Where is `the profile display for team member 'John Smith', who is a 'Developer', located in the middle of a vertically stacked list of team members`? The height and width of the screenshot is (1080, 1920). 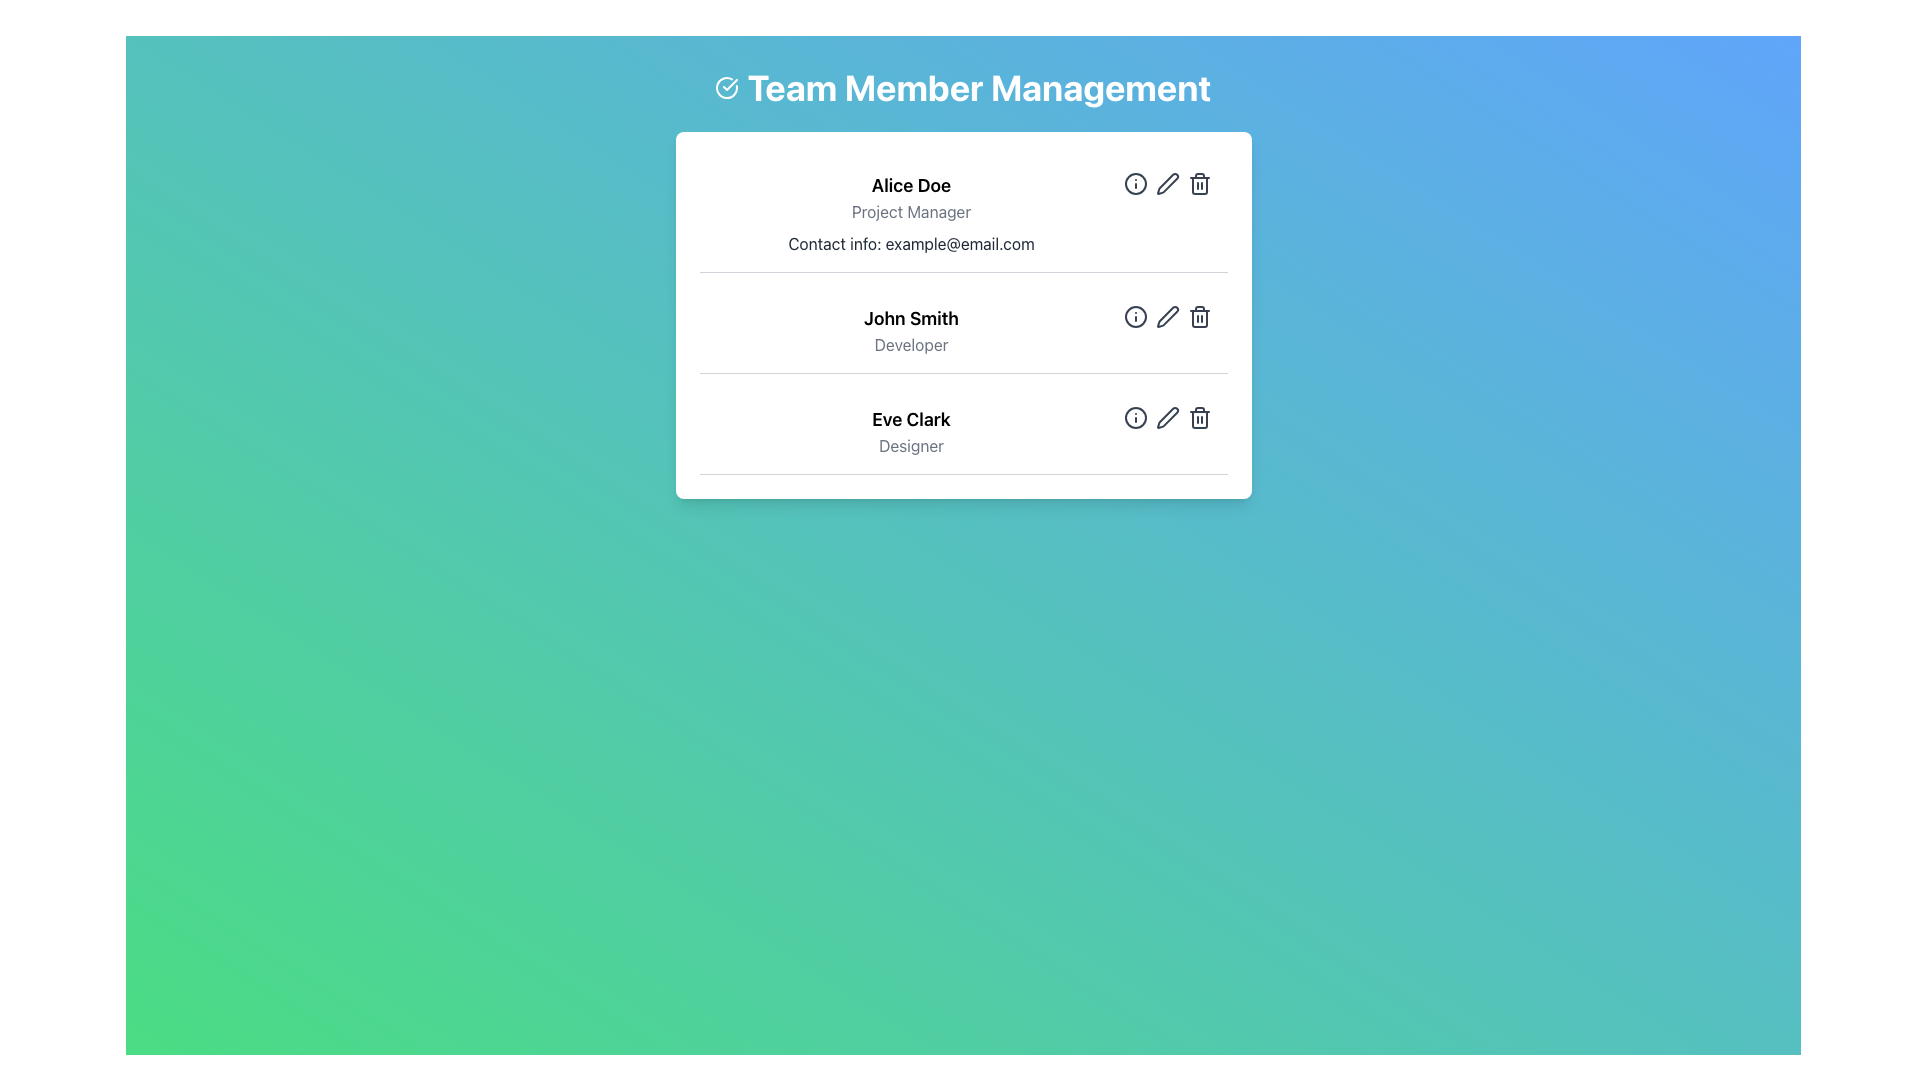
the profile display for team member 'John Smith', who is a 'Developer', located in the middle of a vertically stacked list of team members is located at coordinates (963, 330).